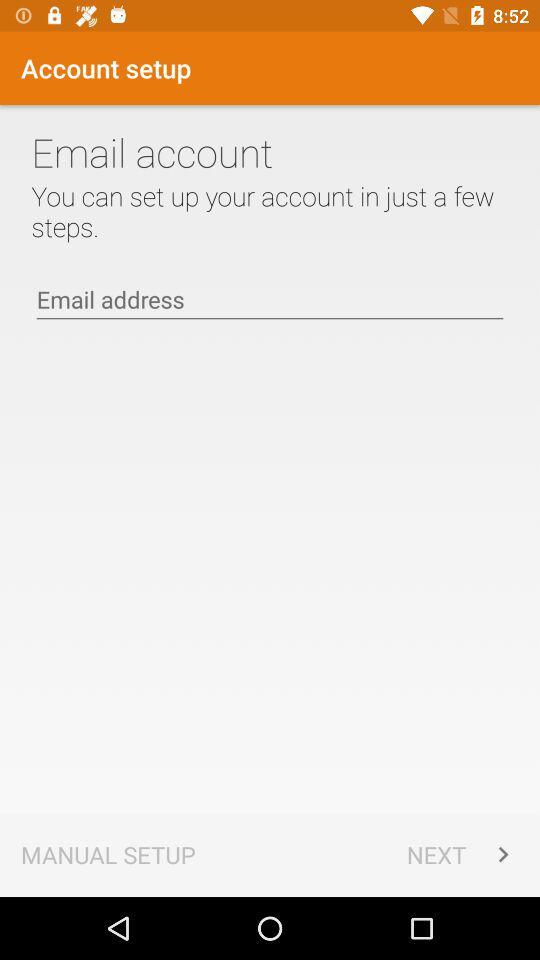 This screenshot has height=960, width=540. What do you see at coordinates (462, 853) in the screenshot?
I see `app to the right of manual setup icon` at bounding box center [462, 853].